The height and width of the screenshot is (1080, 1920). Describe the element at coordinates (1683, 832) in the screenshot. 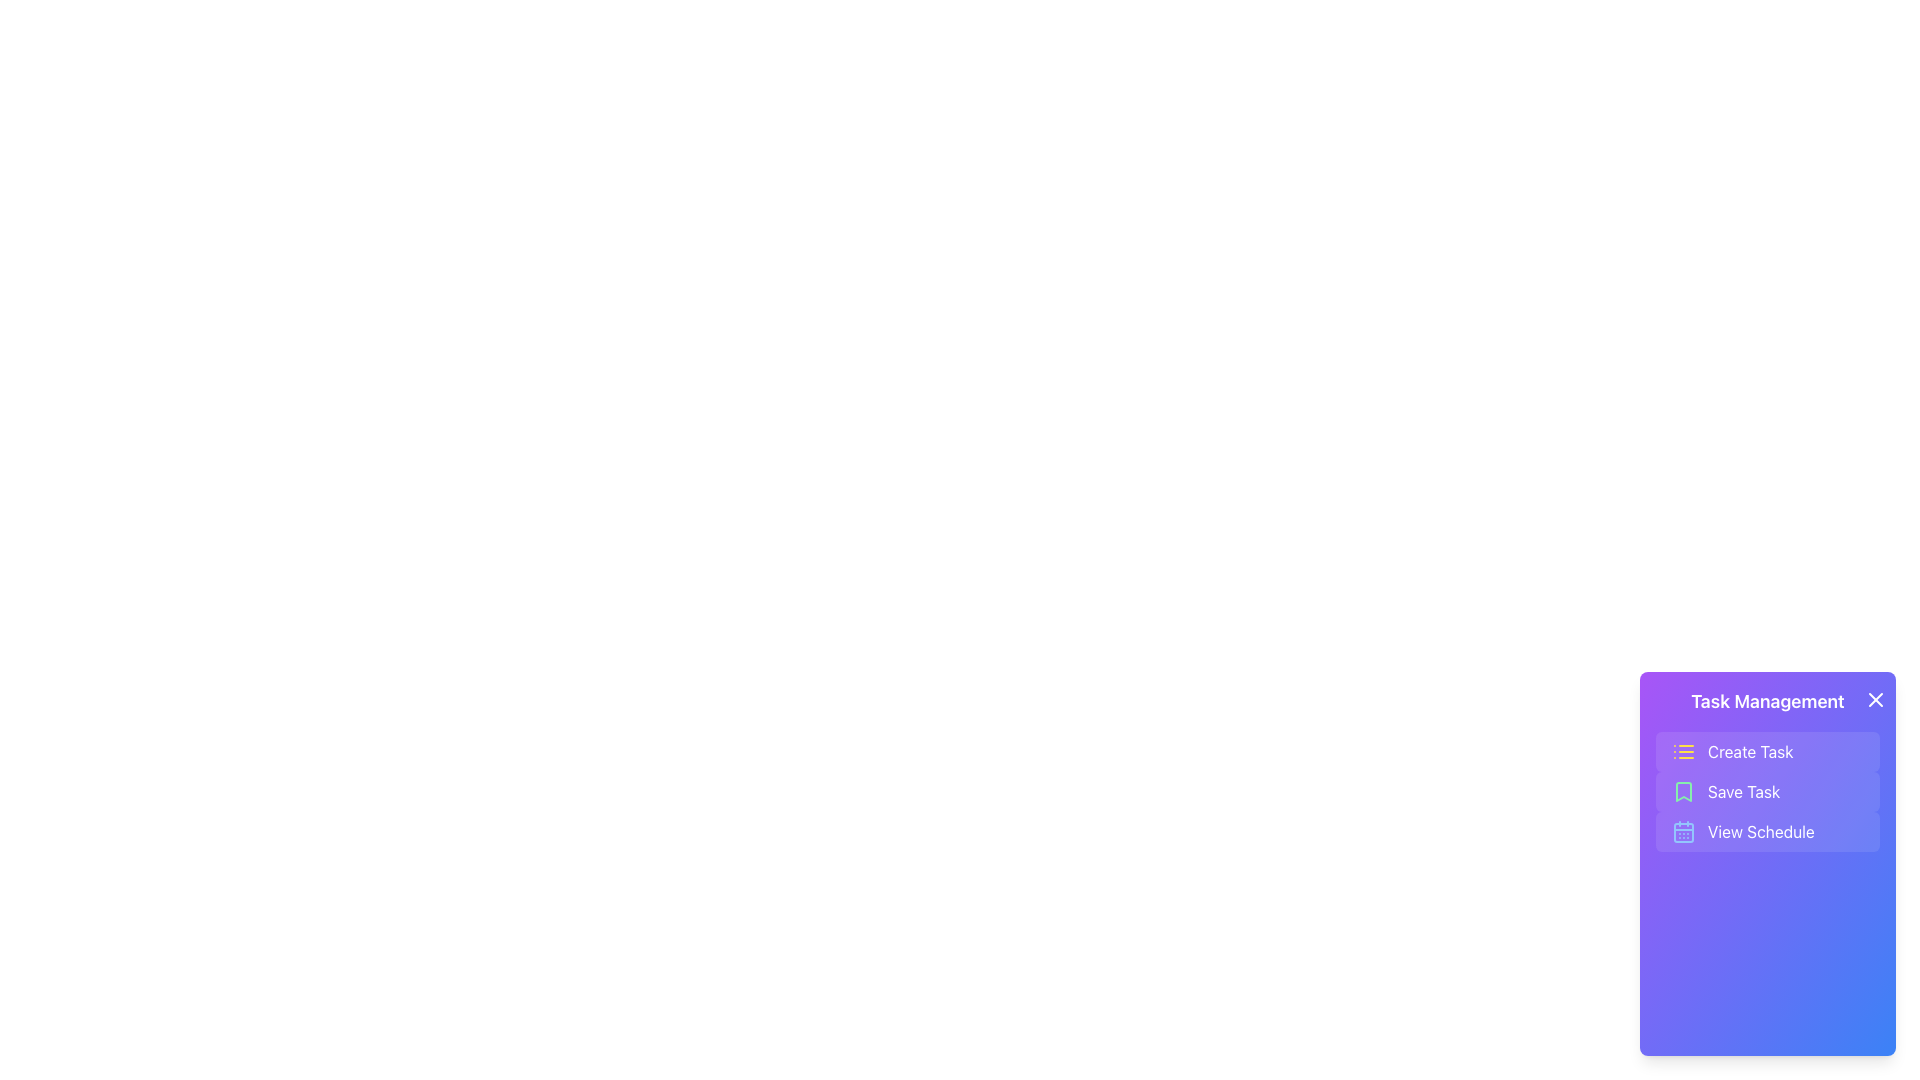

I see `the SVG-based icon representing the 'View Schedule' action, which is located to the left of the 'View Schedule' text in the 'Task Management' panel` at that location.